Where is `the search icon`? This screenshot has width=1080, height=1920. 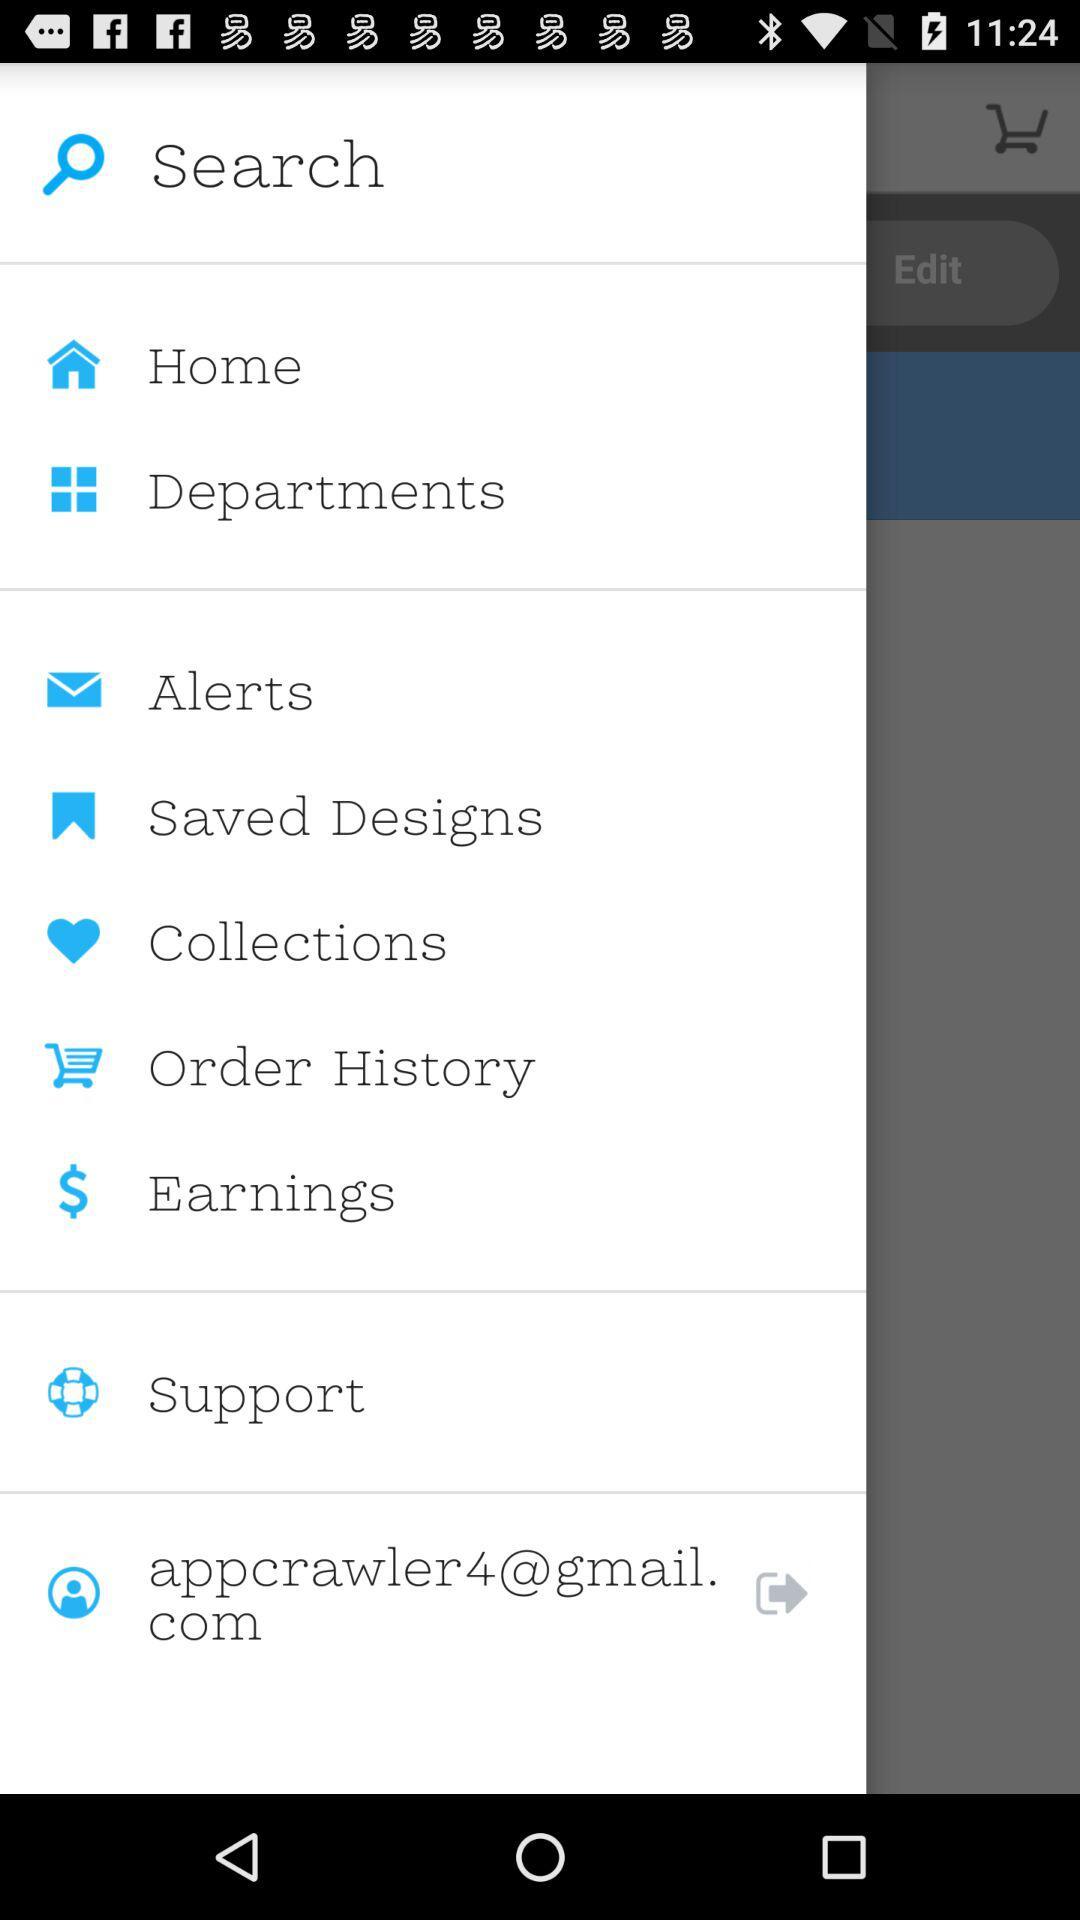 the search icon is located at coordinates (56, 136).